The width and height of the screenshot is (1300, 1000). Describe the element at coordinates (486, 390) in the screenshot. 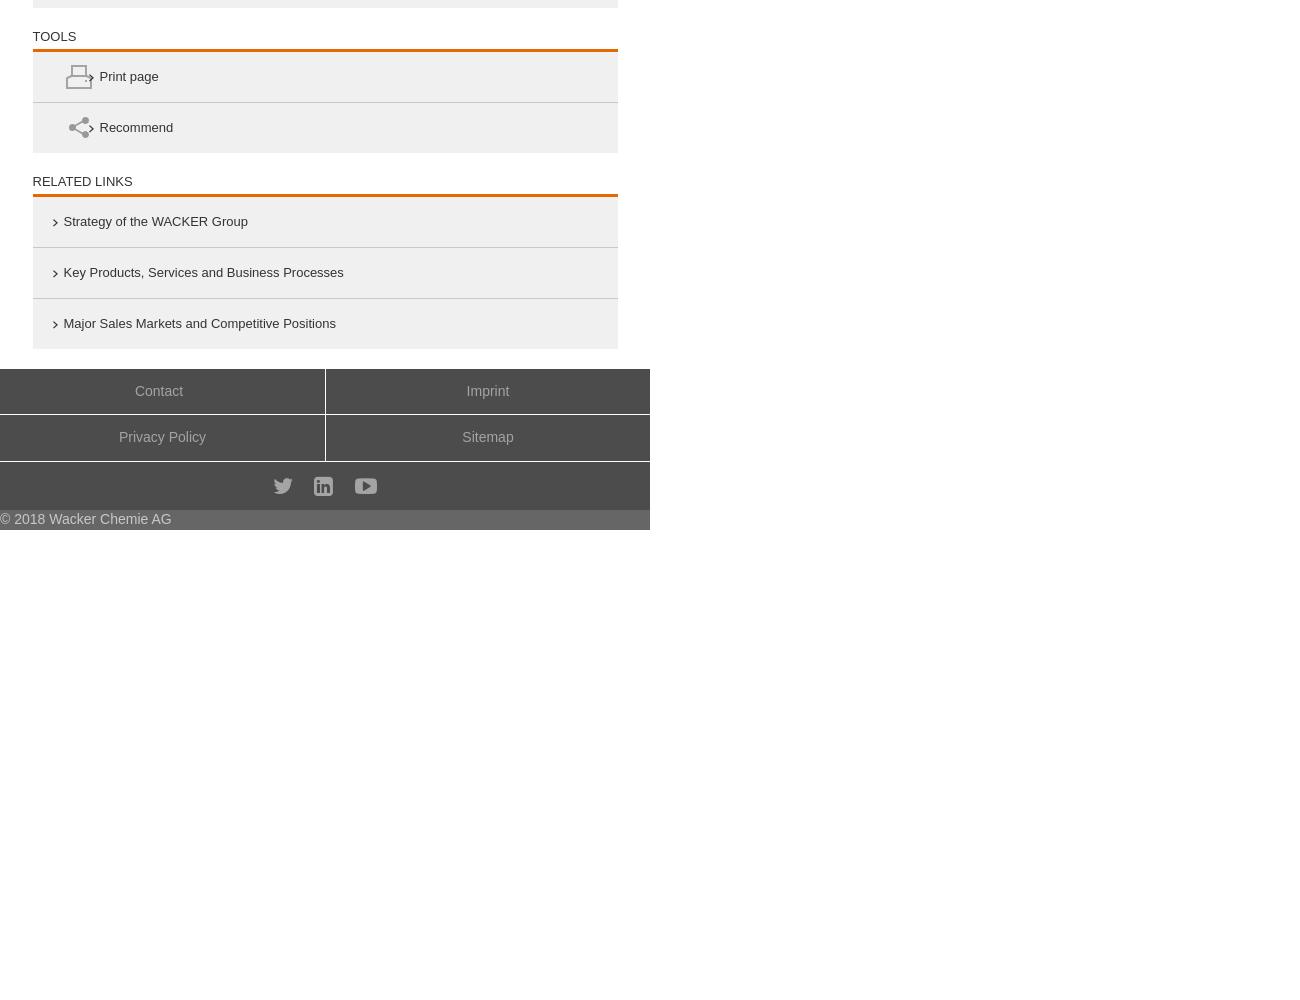

I see `'Imprint'` at that location.